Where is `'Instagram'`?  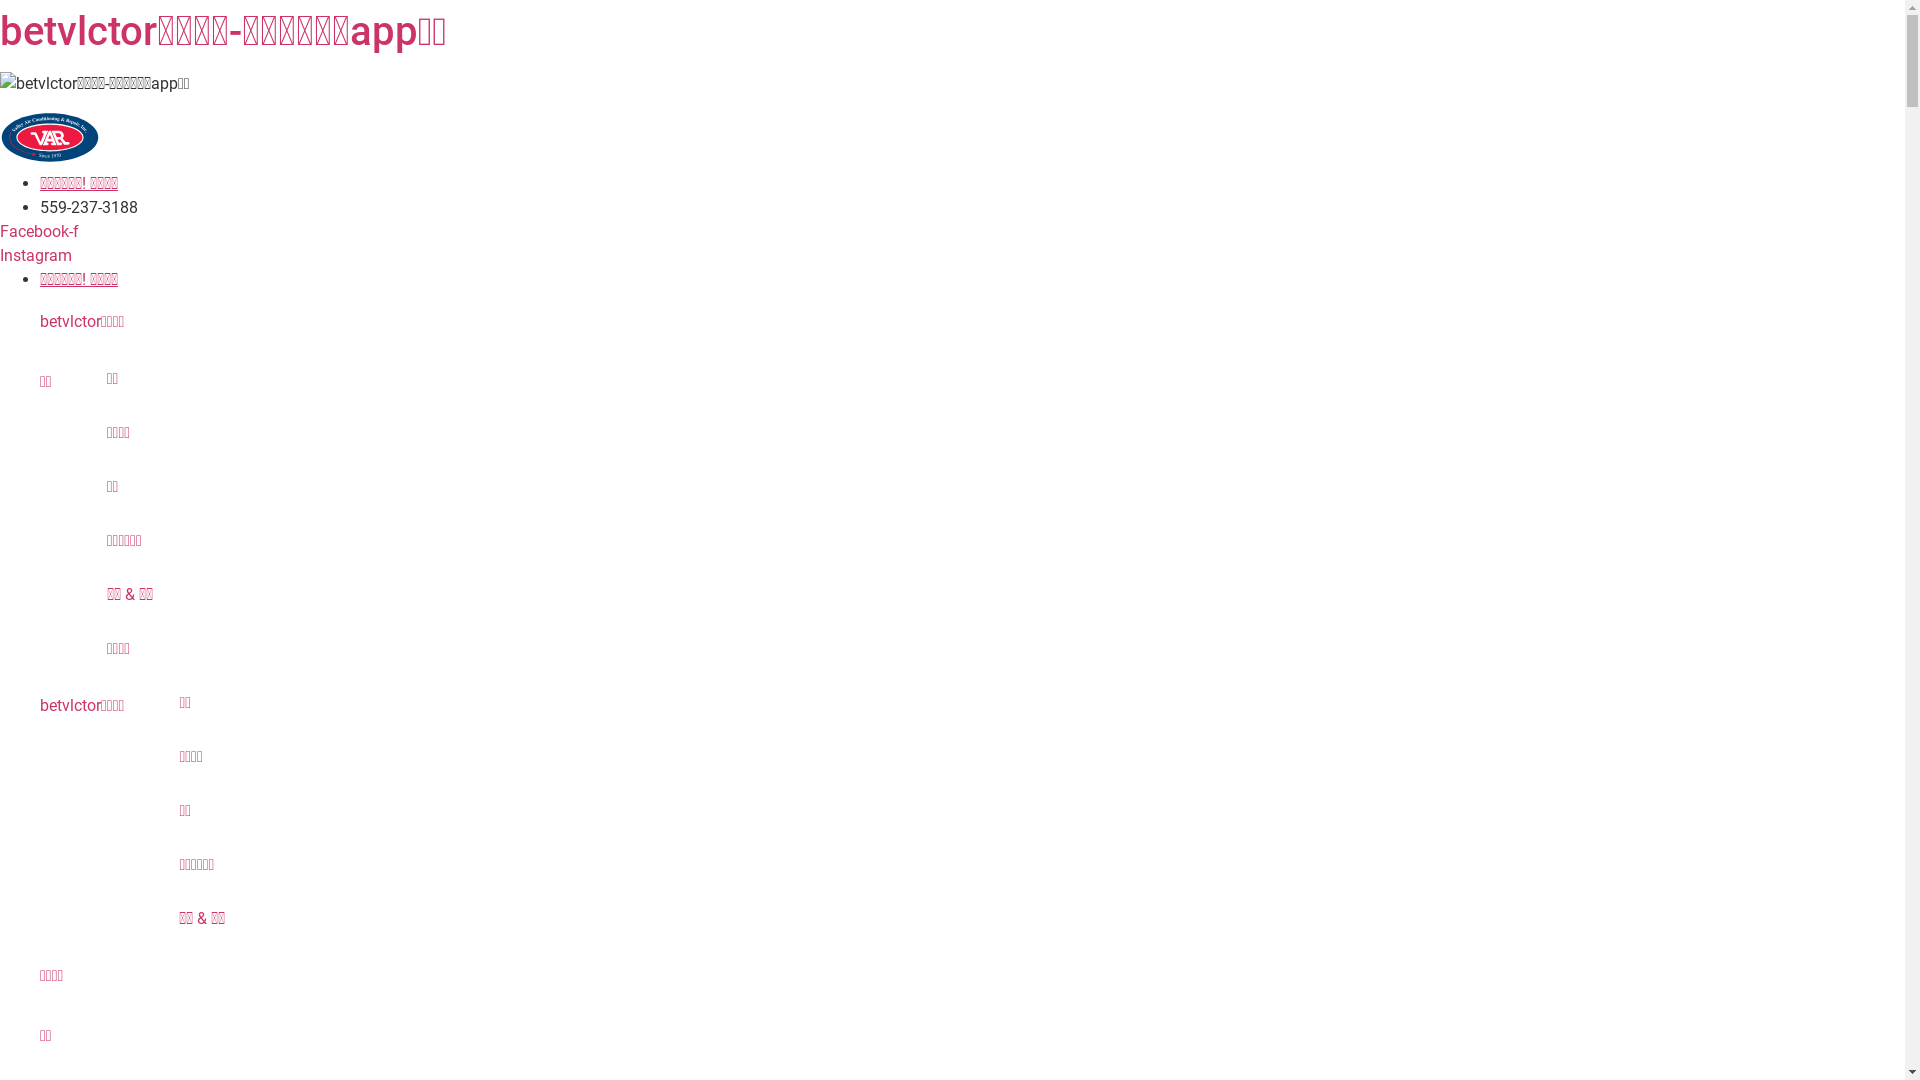 'Instagram' is located at coordinates (35, 254).